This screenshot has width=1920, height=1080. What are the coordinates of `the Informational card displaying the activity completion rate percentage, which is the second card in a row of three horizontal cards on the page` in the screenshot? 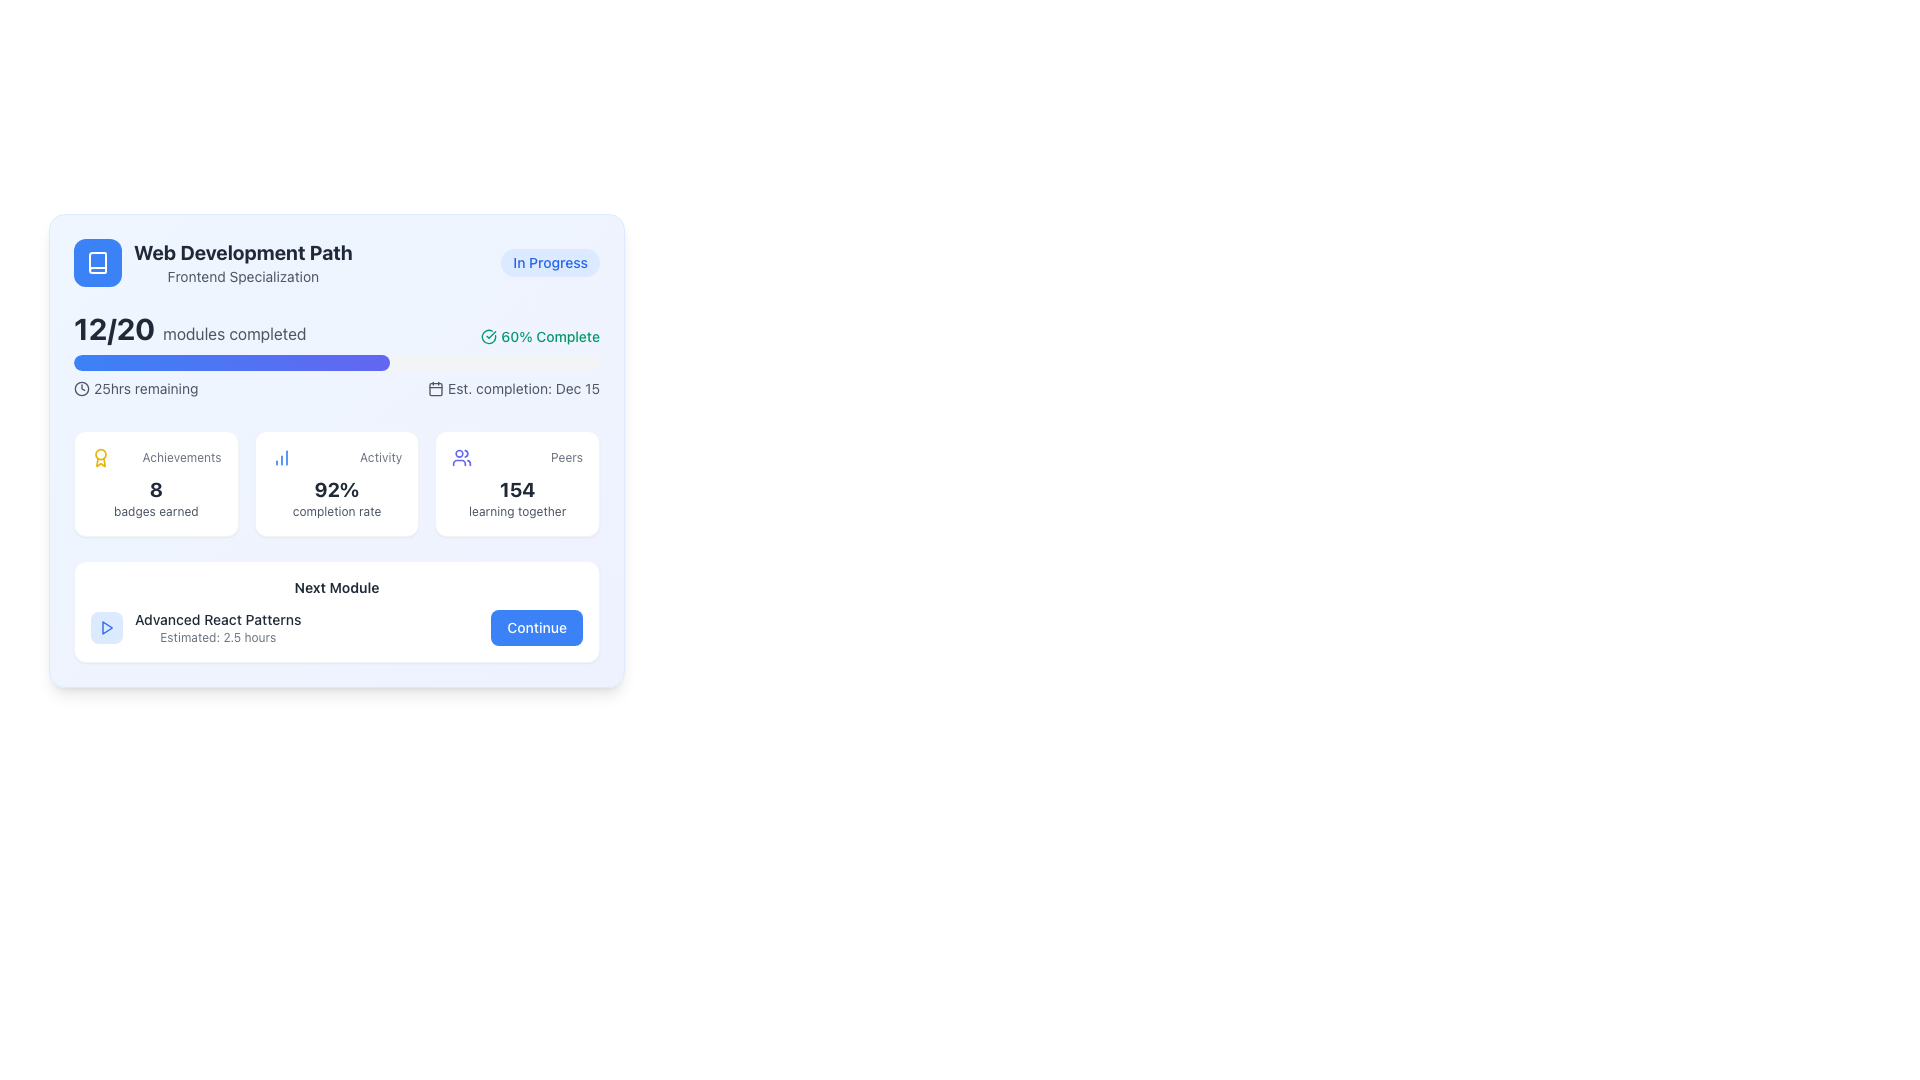 It's located at (336, 483).